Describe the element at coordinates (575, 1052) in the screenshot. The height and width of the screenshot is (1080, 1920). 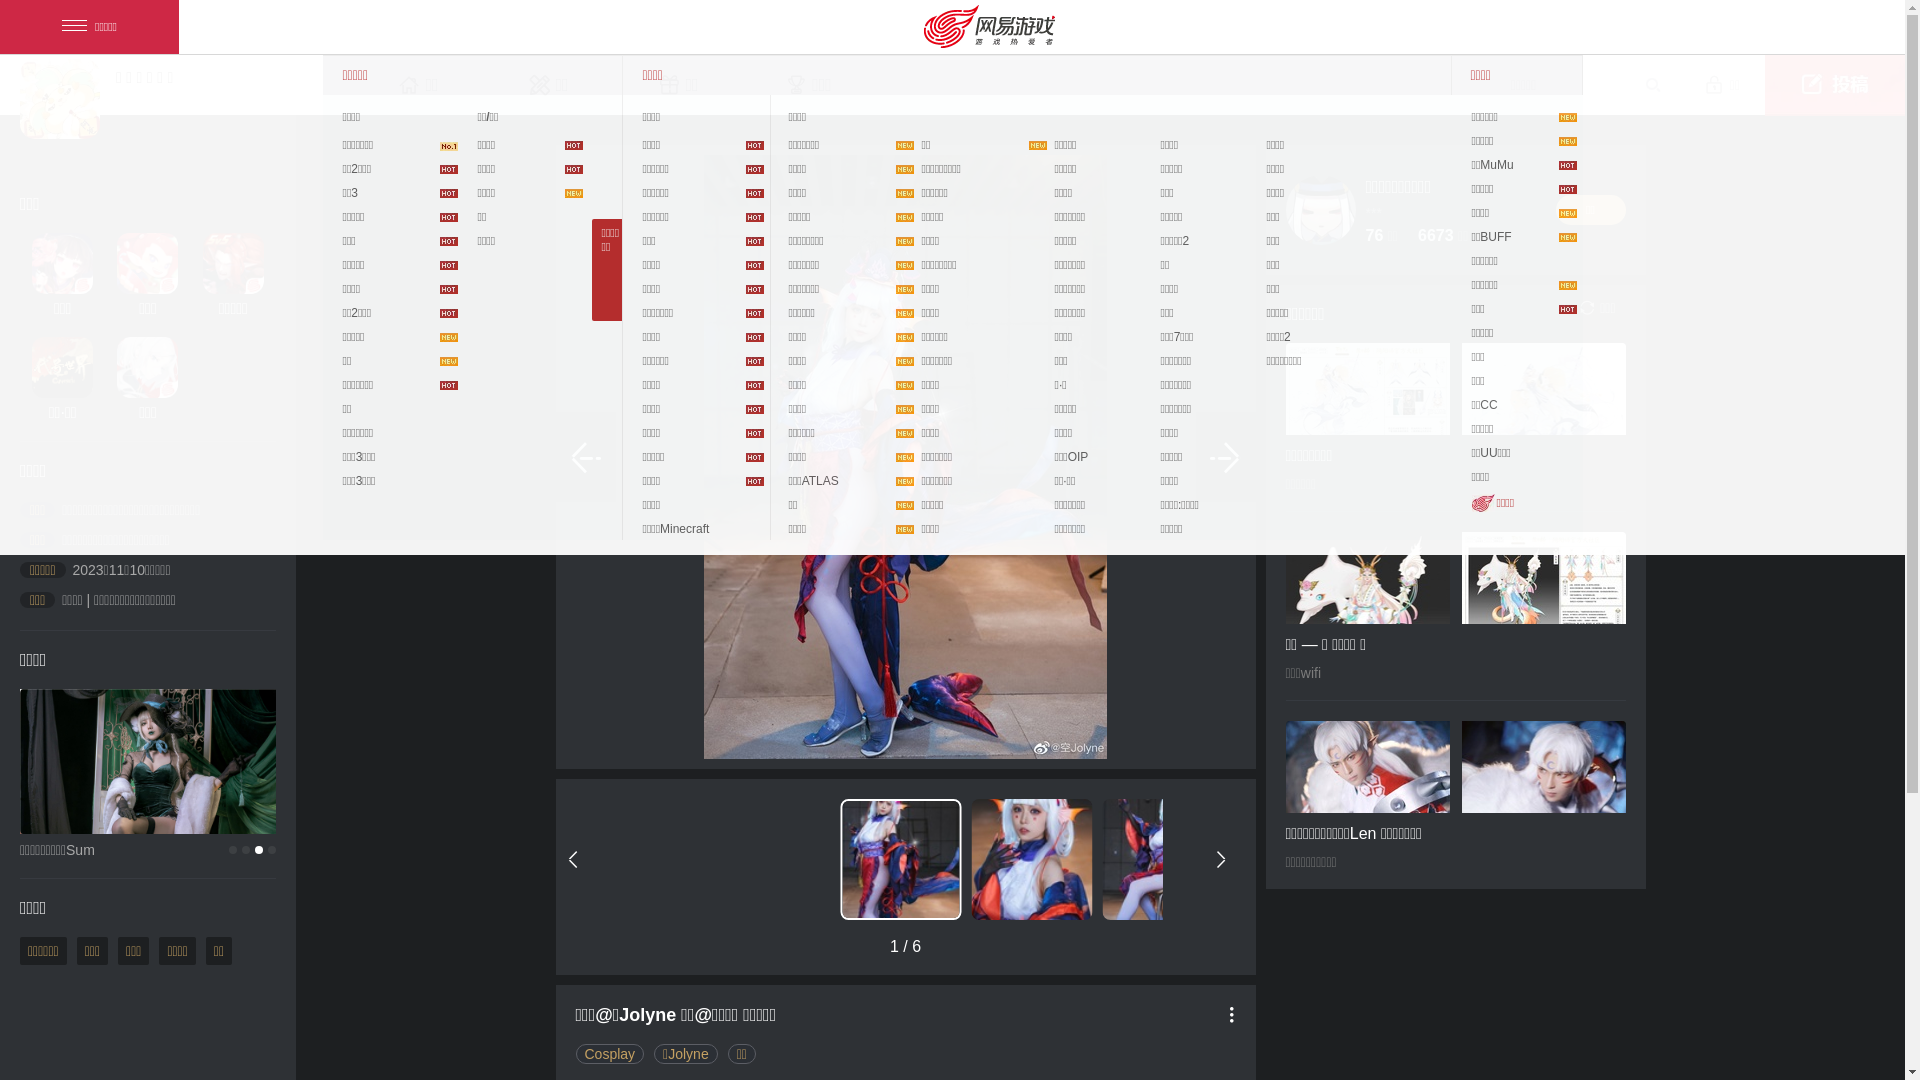
I see `'Cosplay'` at that location.